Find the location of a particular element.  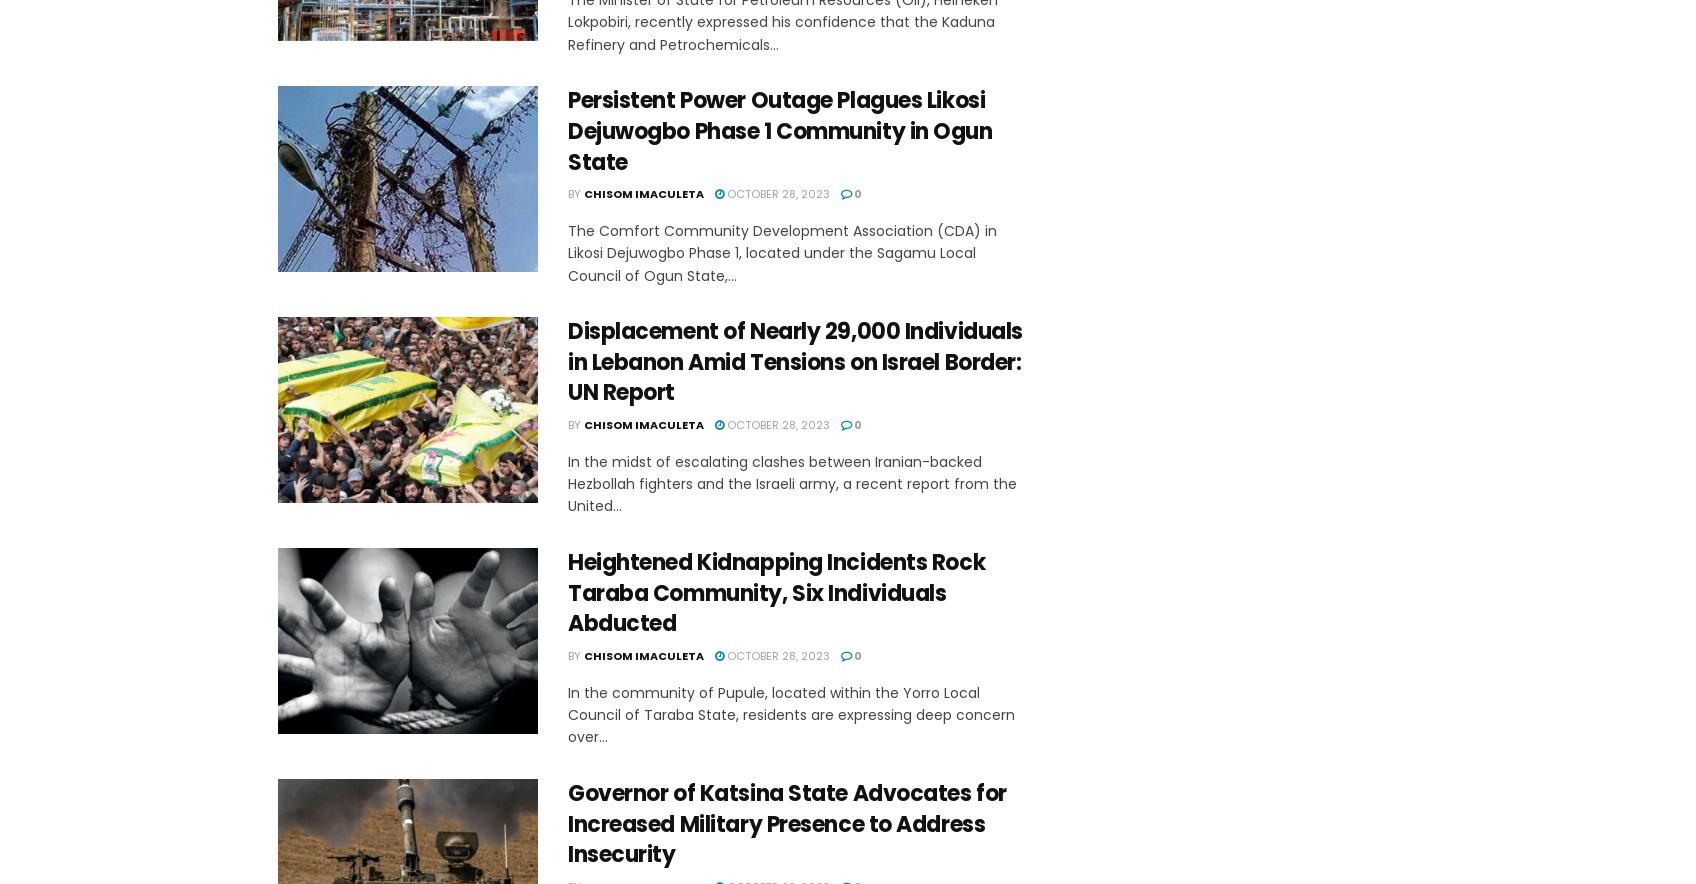

'Heightened Kidnapping Incidents Rock Taraba Community, Six Individuals Abducted' is located at coordinates (776, 592).